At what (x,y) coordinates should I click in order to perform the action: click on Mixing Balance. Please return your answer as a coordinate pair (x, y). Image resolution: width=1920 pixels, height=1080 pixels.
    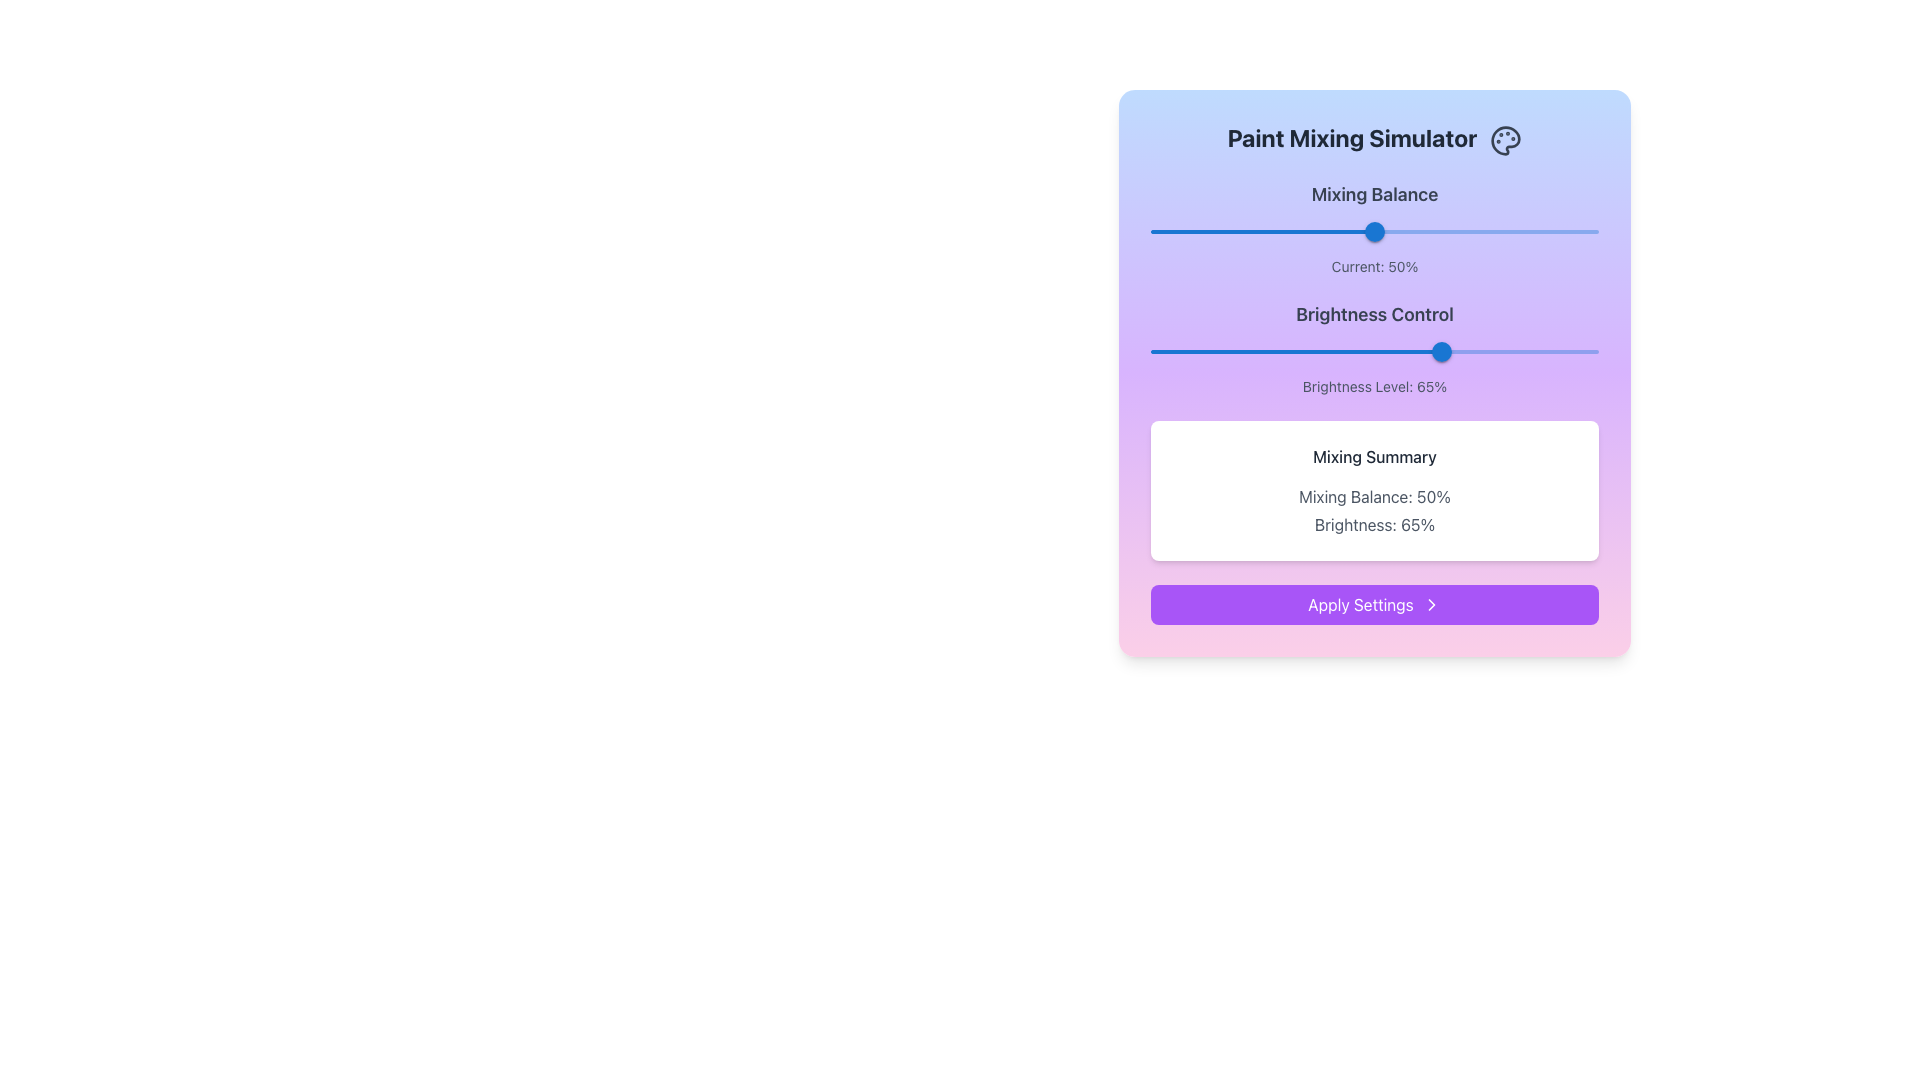
    Looking at the image, I should click on (1340, 230).